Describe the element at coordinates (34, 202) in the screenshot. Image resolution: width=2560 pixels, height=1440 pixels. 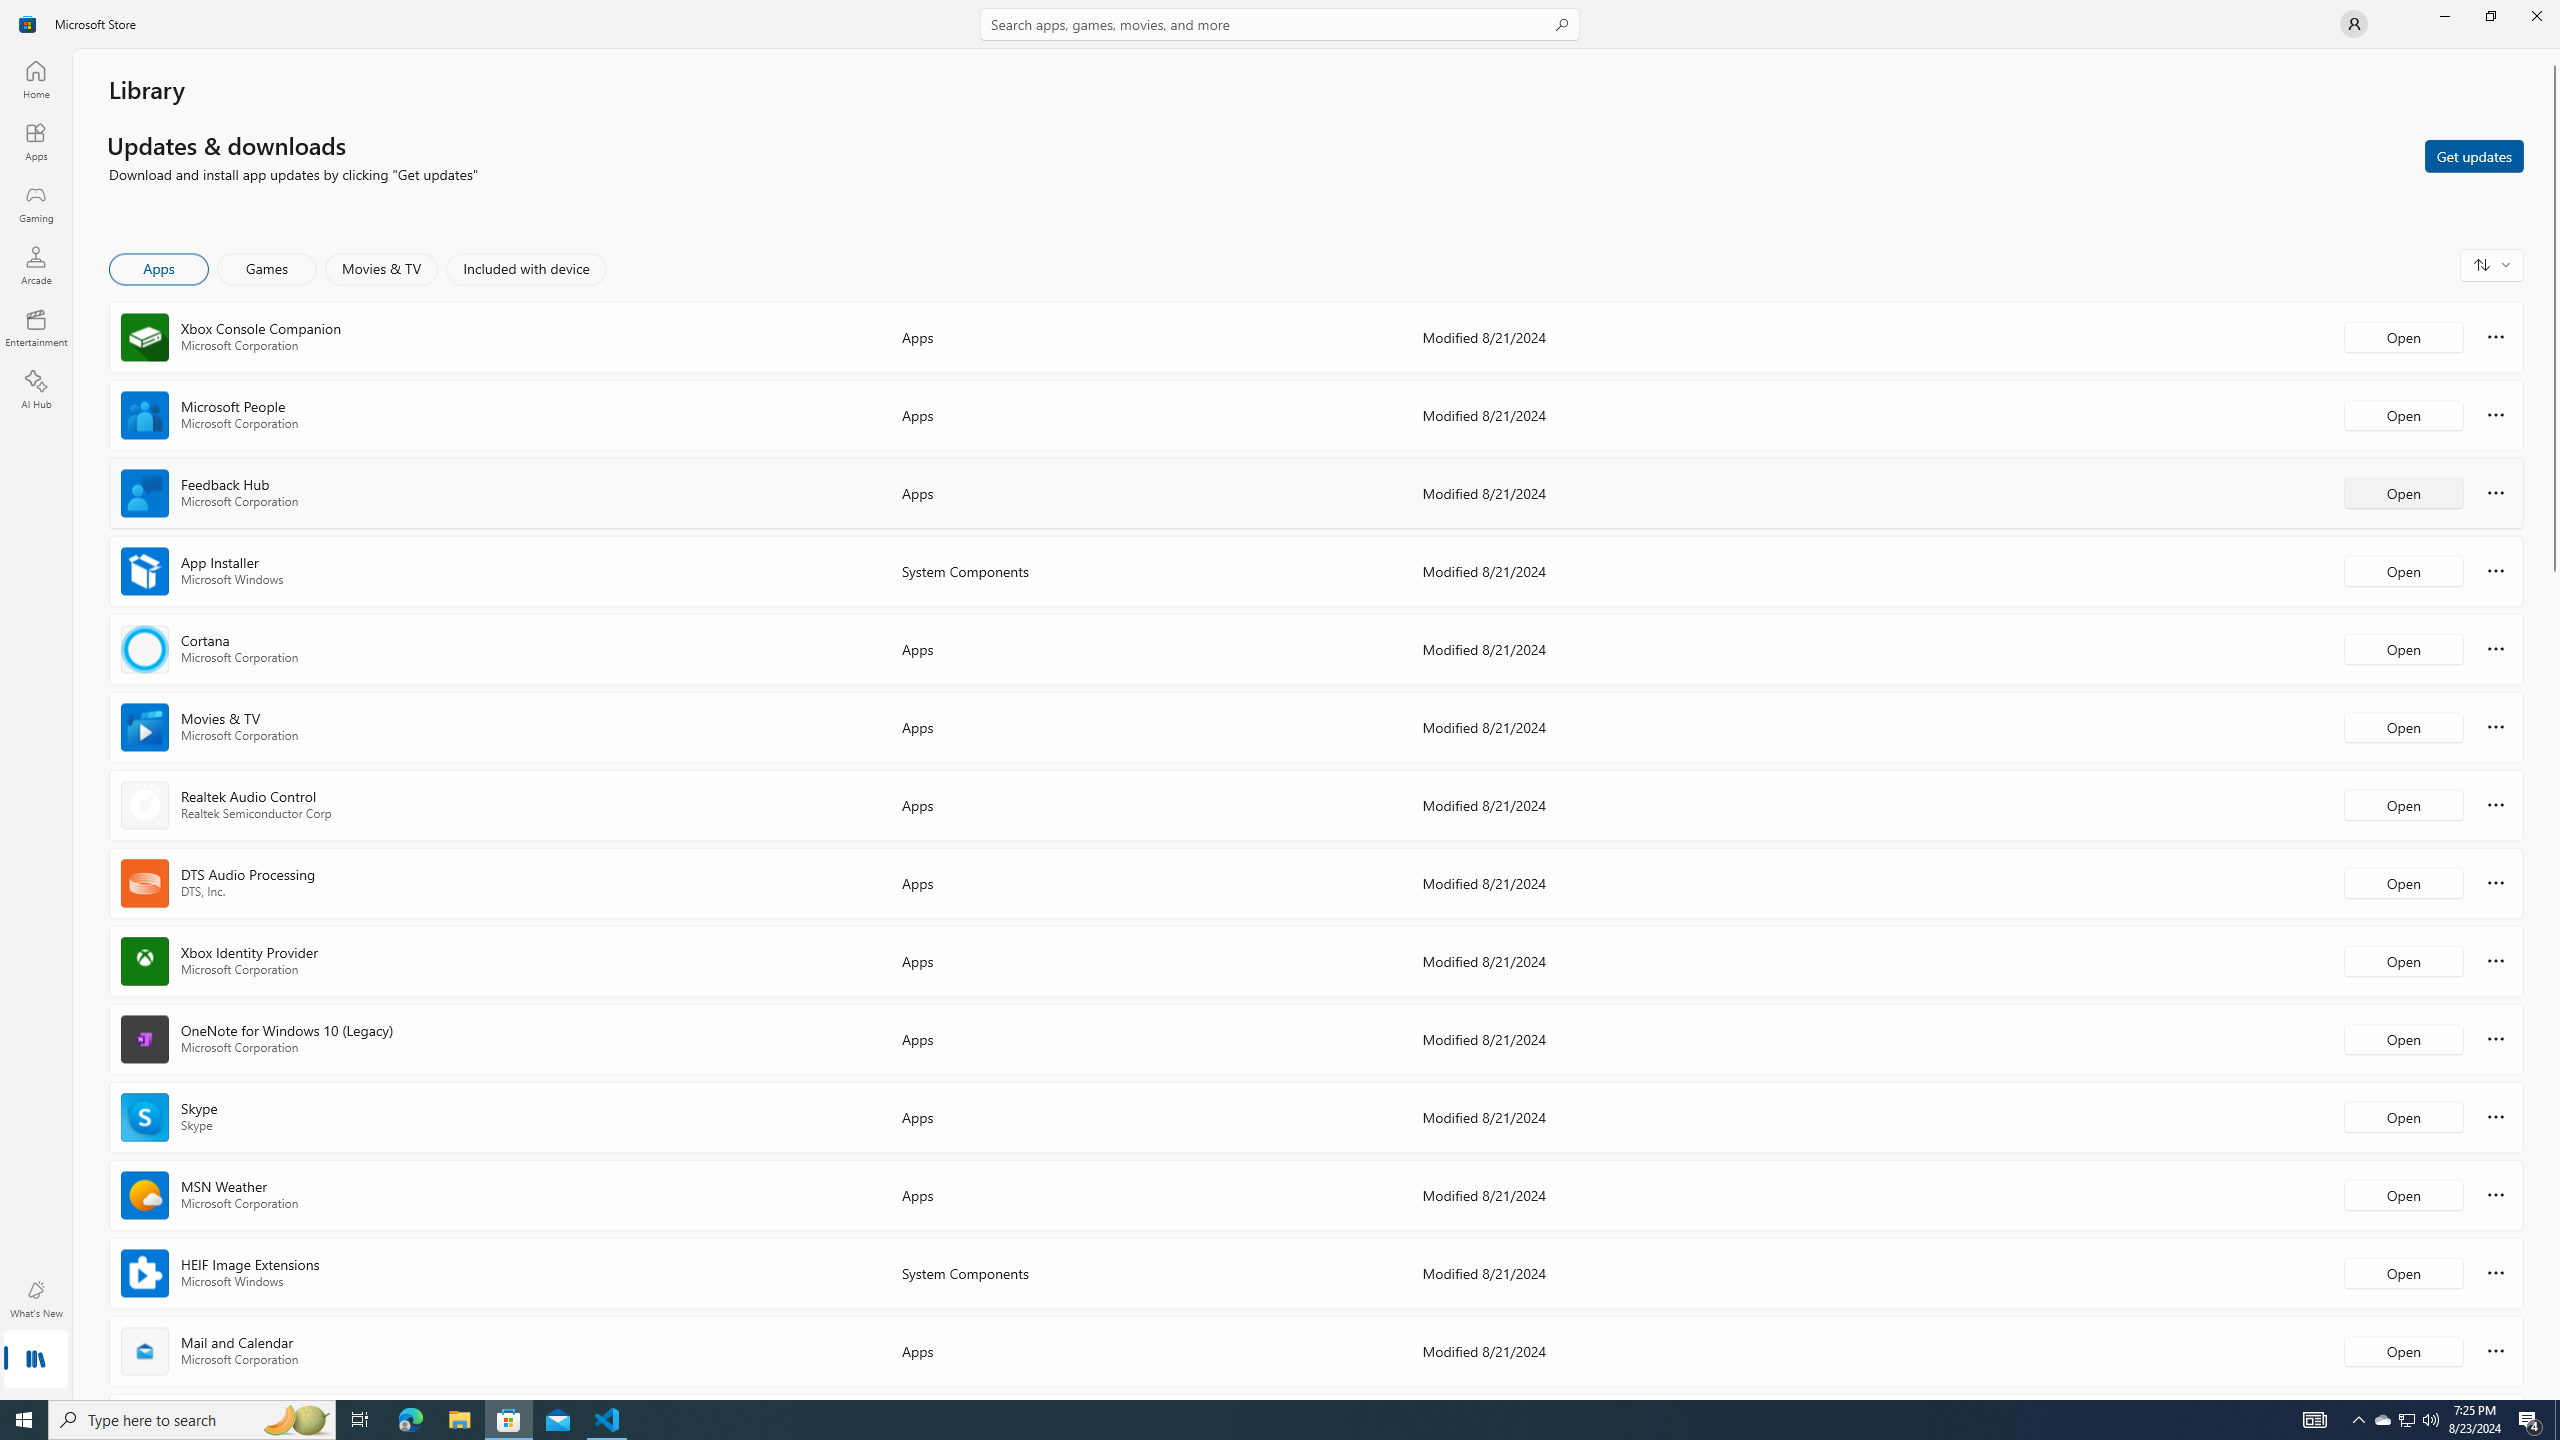
I see `'Gaming'` at that location.